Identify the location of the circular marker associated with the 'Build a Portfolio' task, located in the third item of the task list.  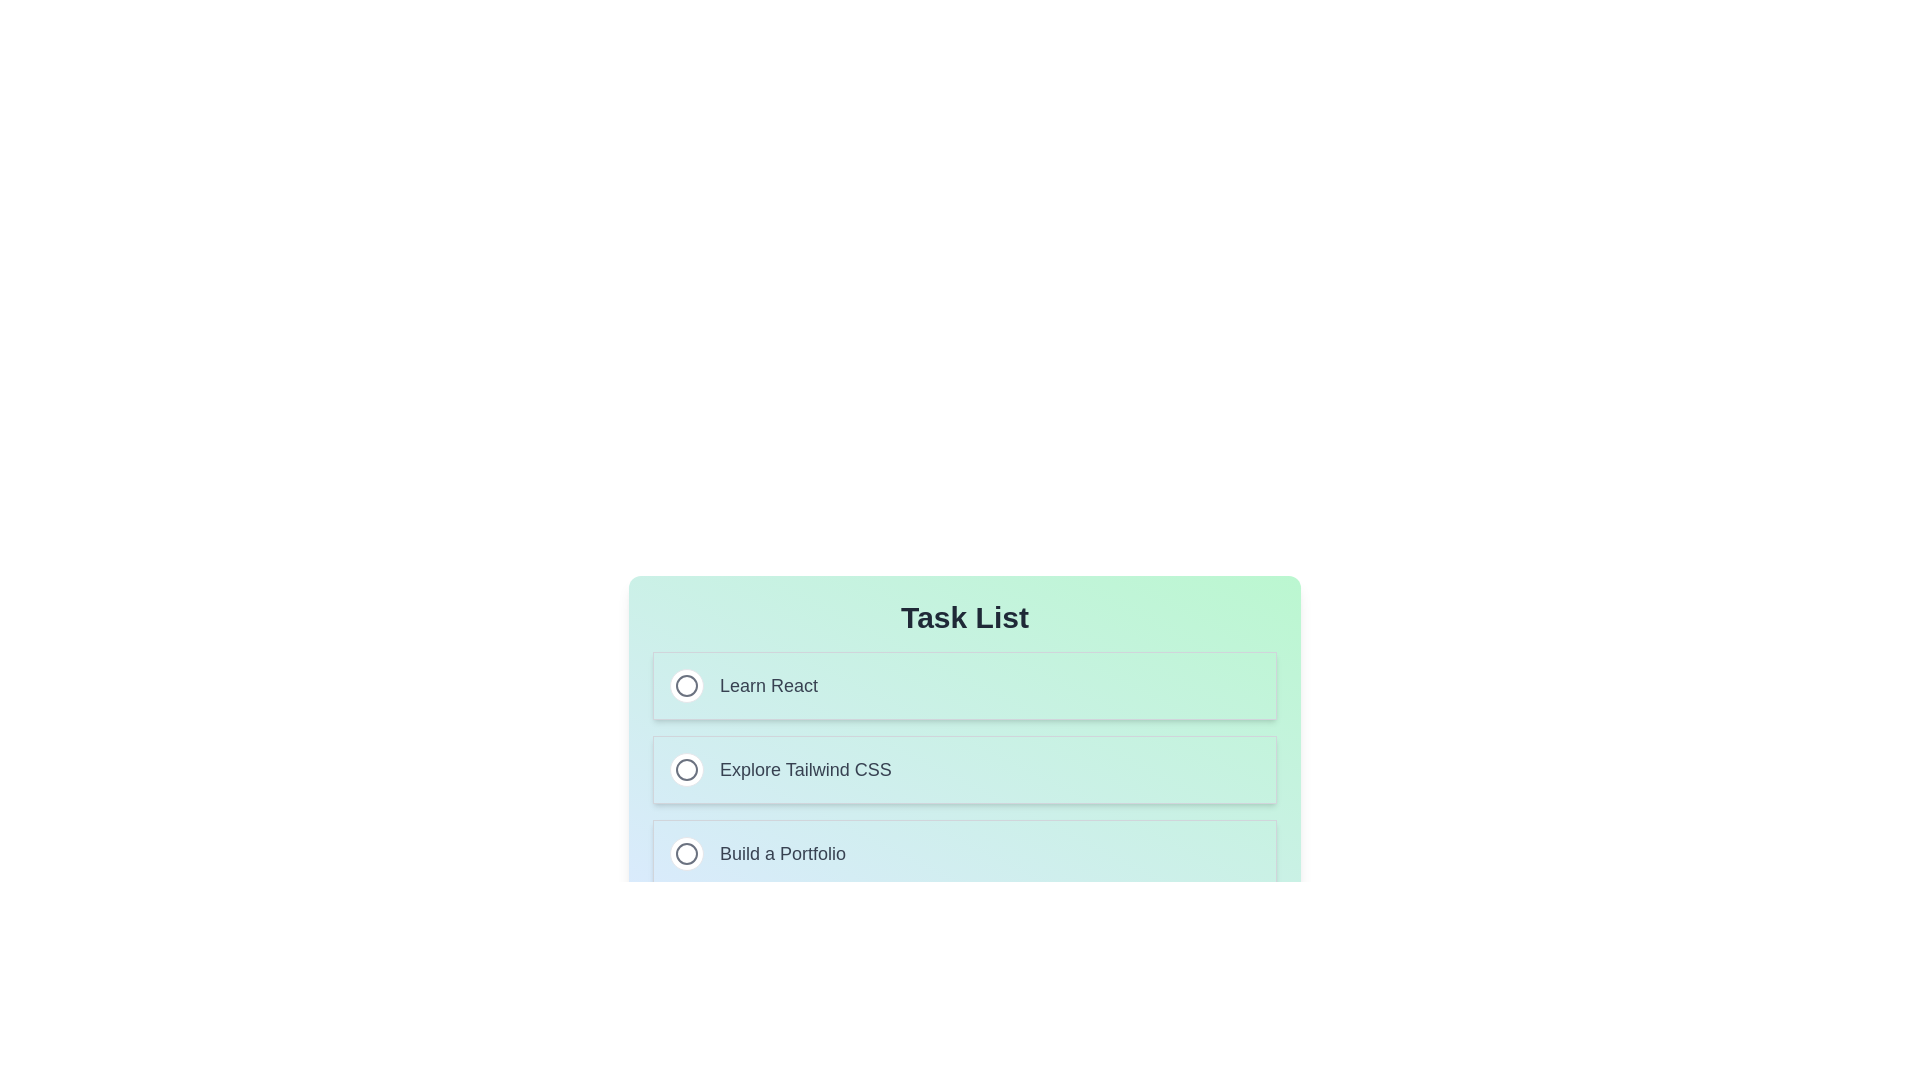
(686, 853).